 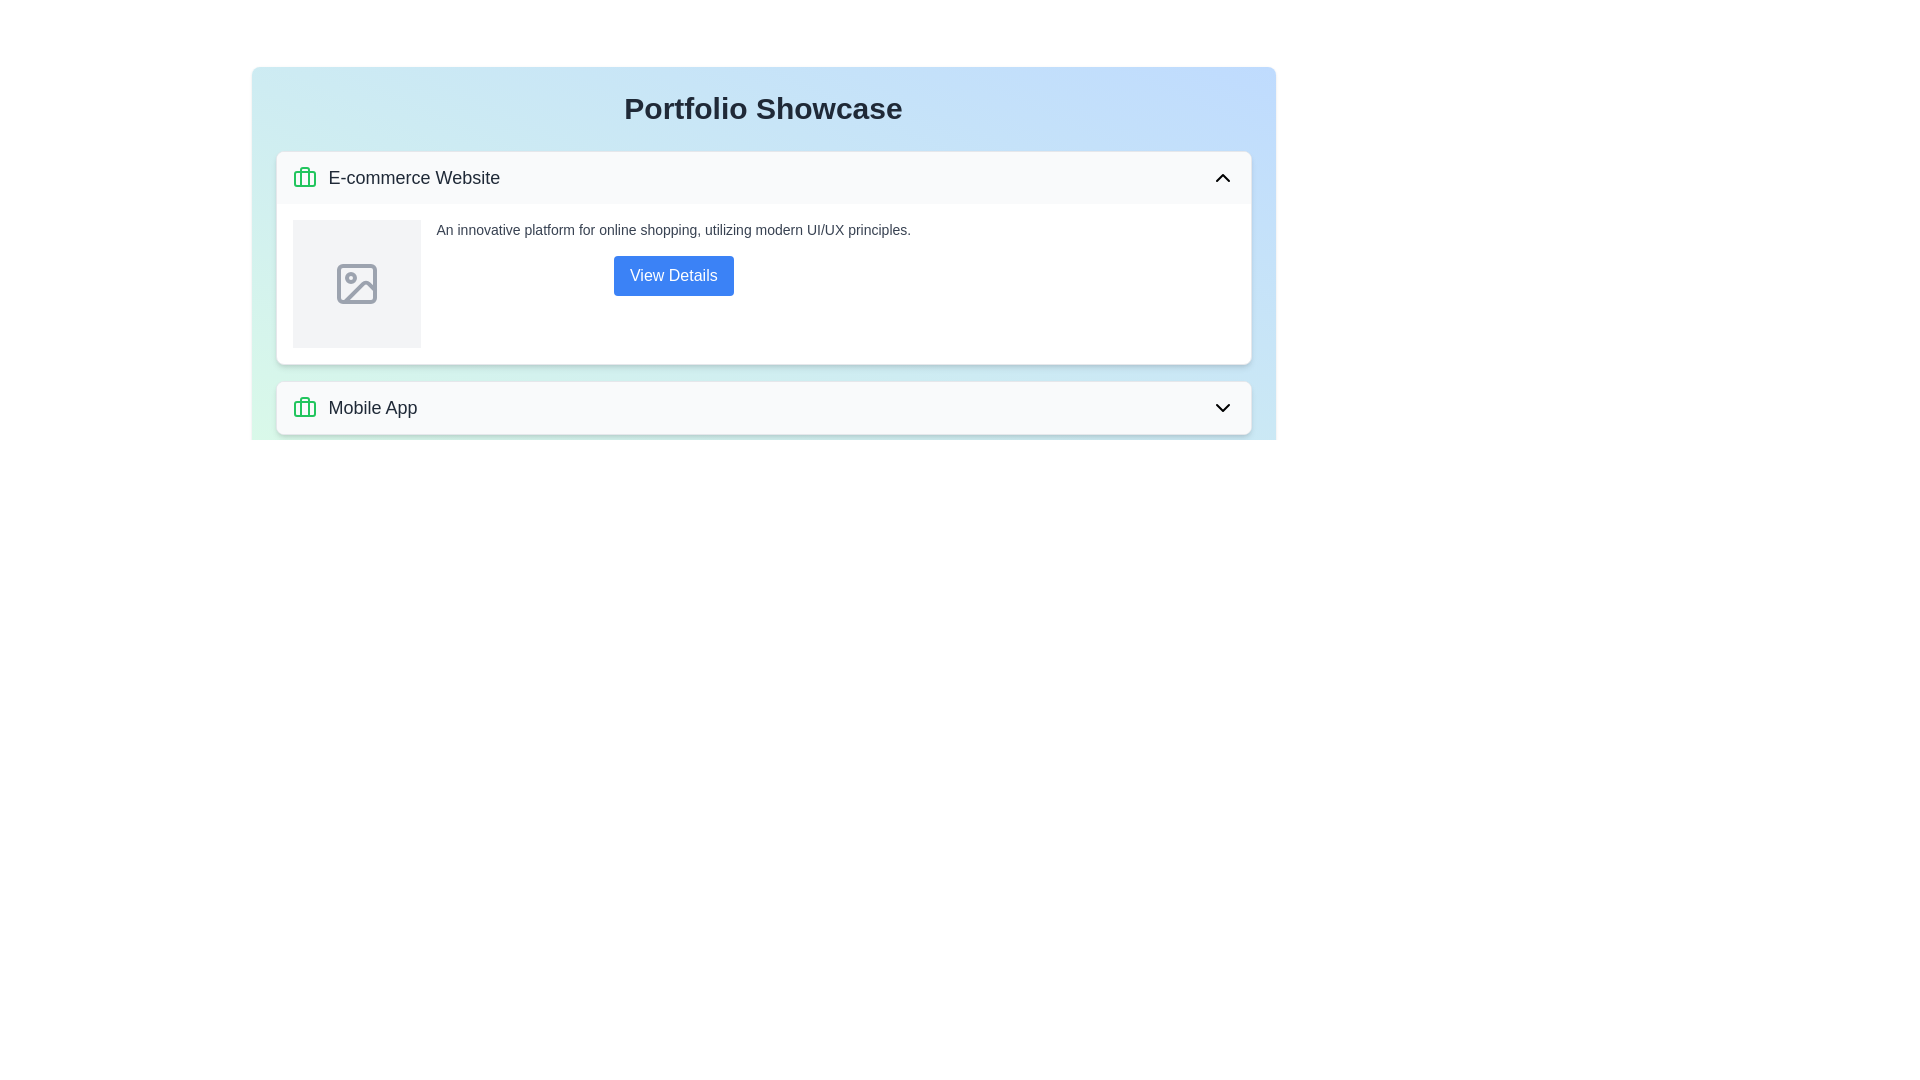 I want to click on the blue 'View Details' button with white text located below the description of the online shopping platform, so click(x=673, y=276).